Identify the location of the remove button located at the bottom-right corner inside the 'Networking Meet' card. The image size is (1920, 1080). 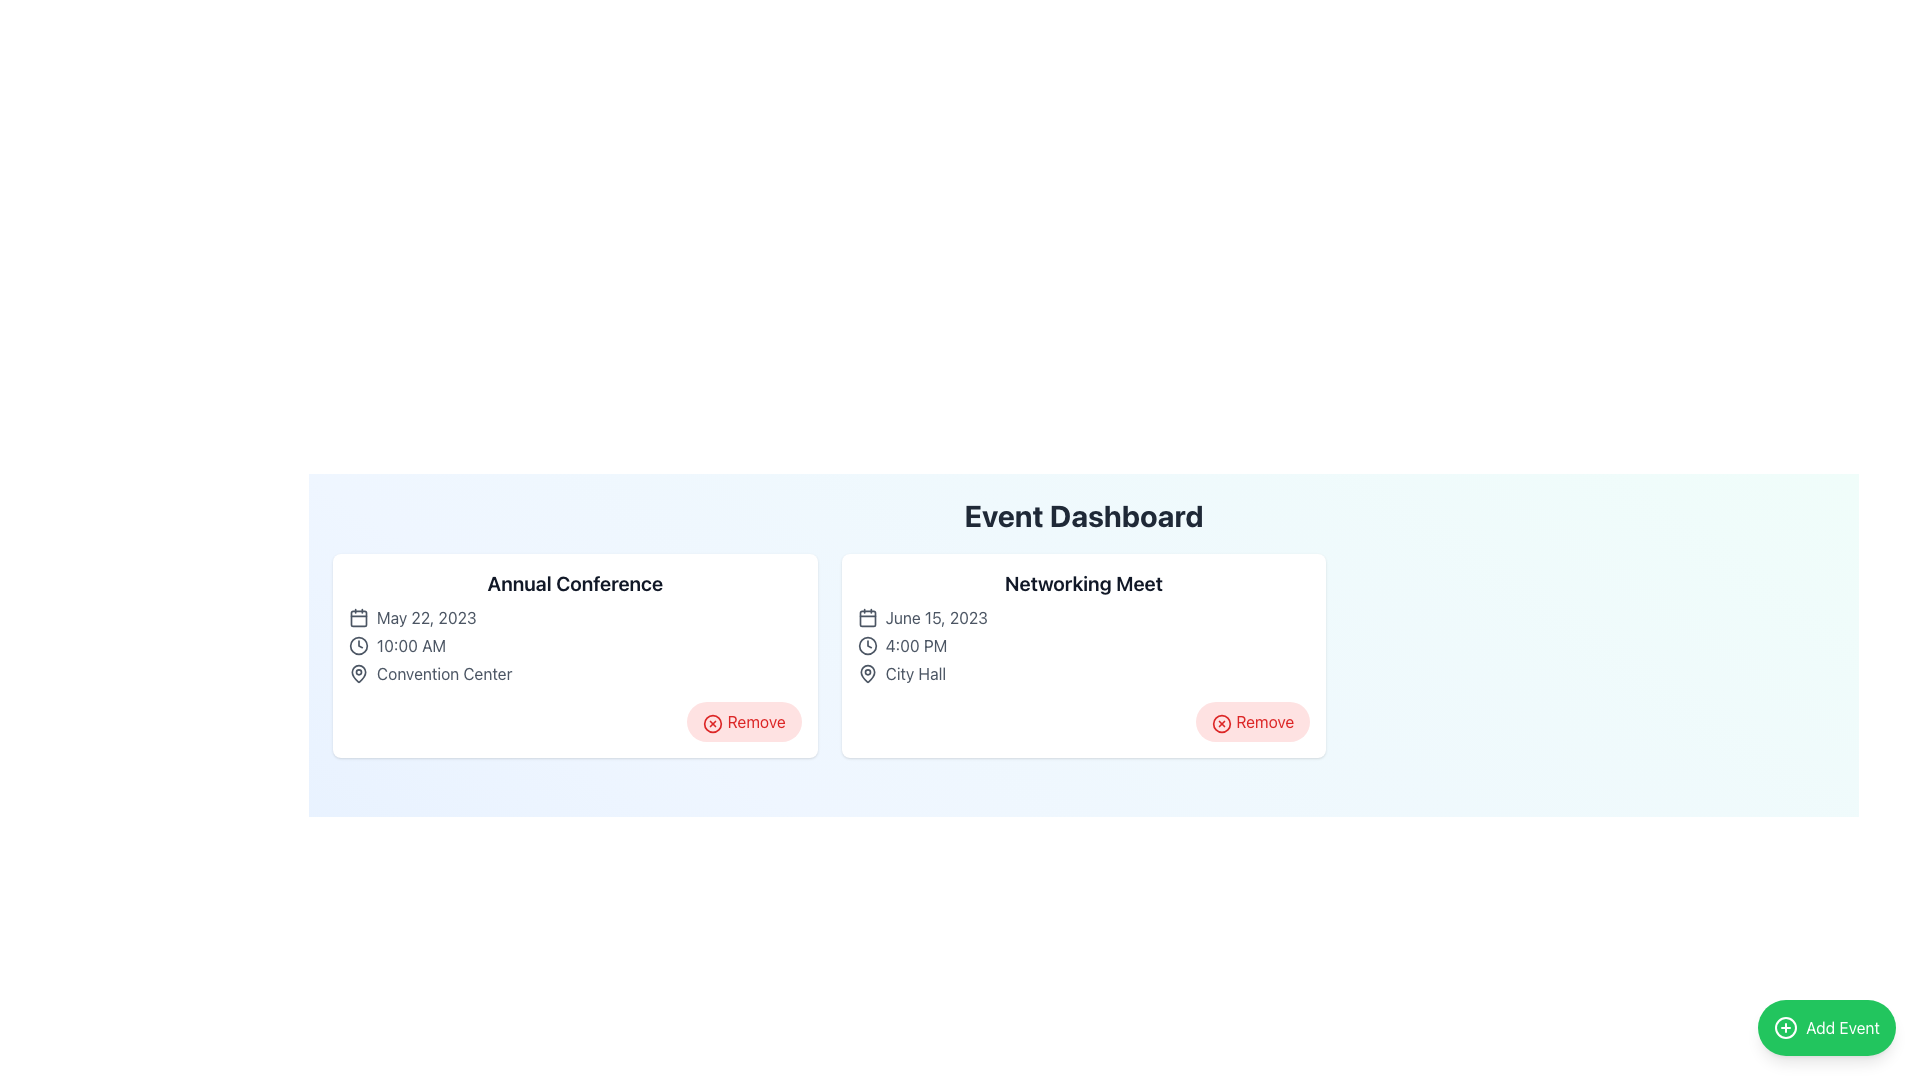
(1251, 721).